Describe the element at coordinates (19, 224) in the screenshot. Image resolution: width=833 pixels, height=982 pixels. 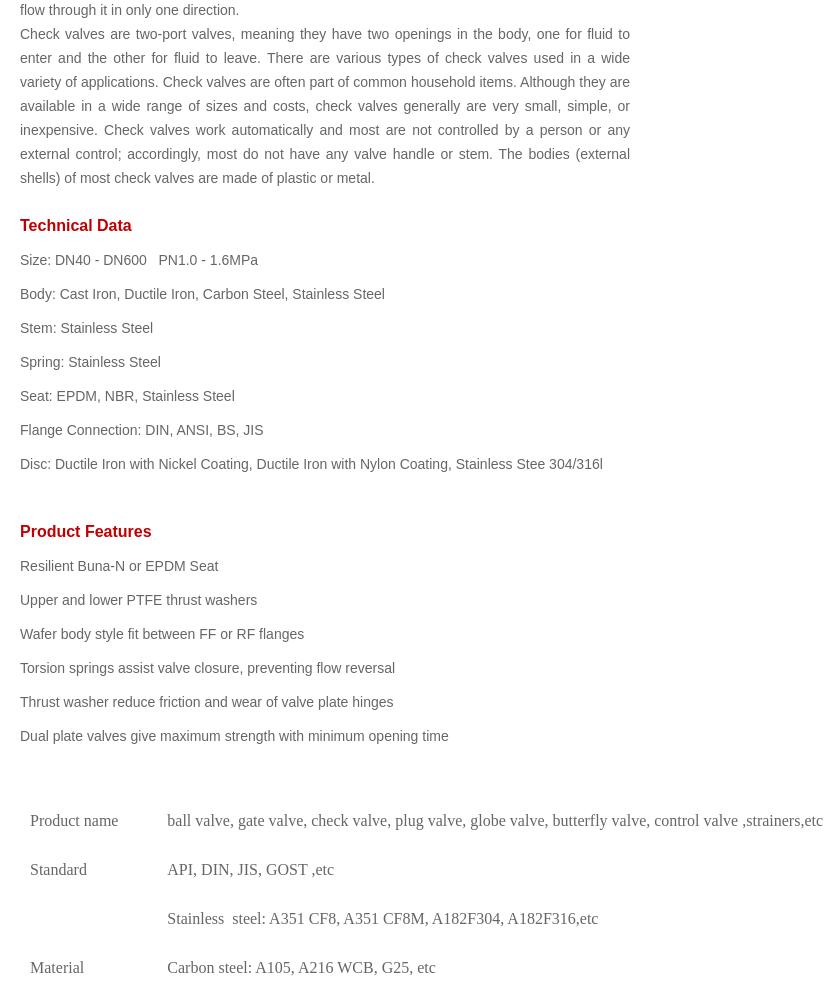
I see `'Technical Data'` at that location.